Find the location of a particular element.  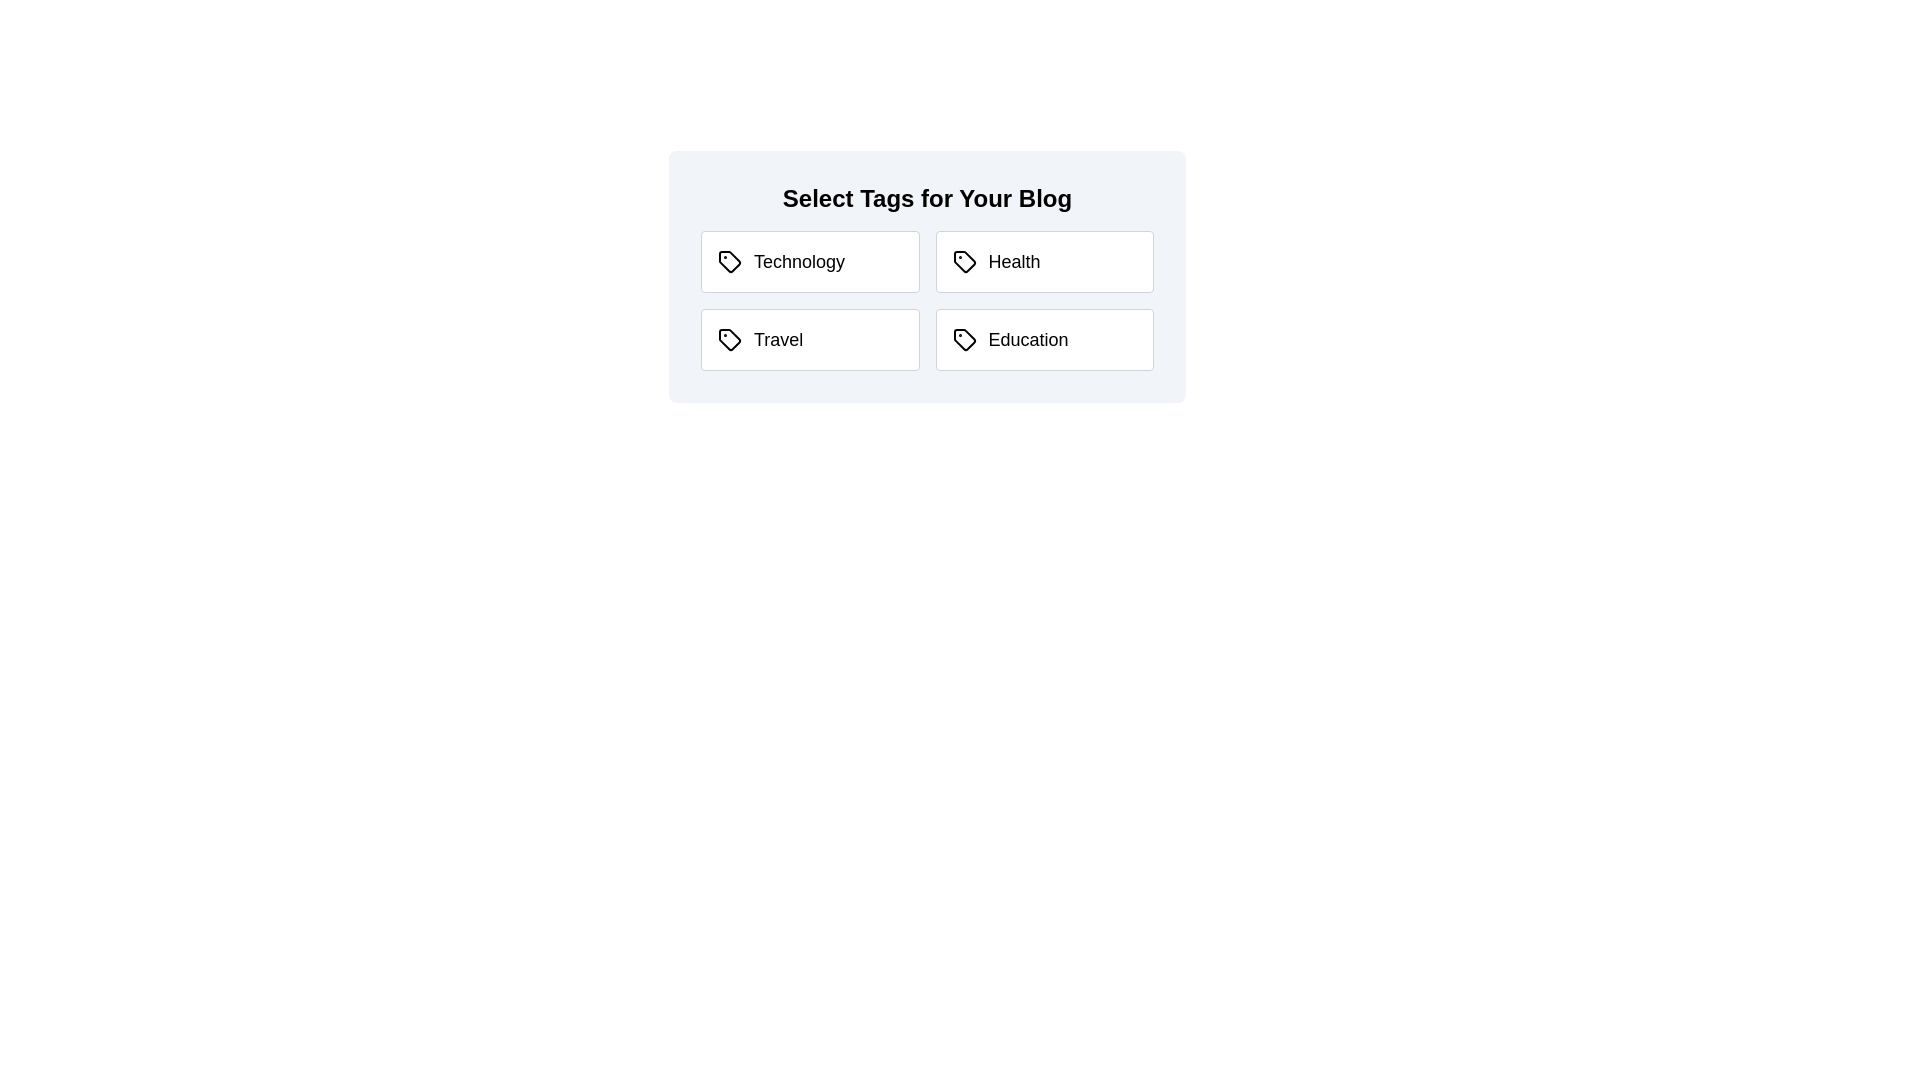

the tag labeled Education to observe the visual feedback is located at coordinates (1043, 338).